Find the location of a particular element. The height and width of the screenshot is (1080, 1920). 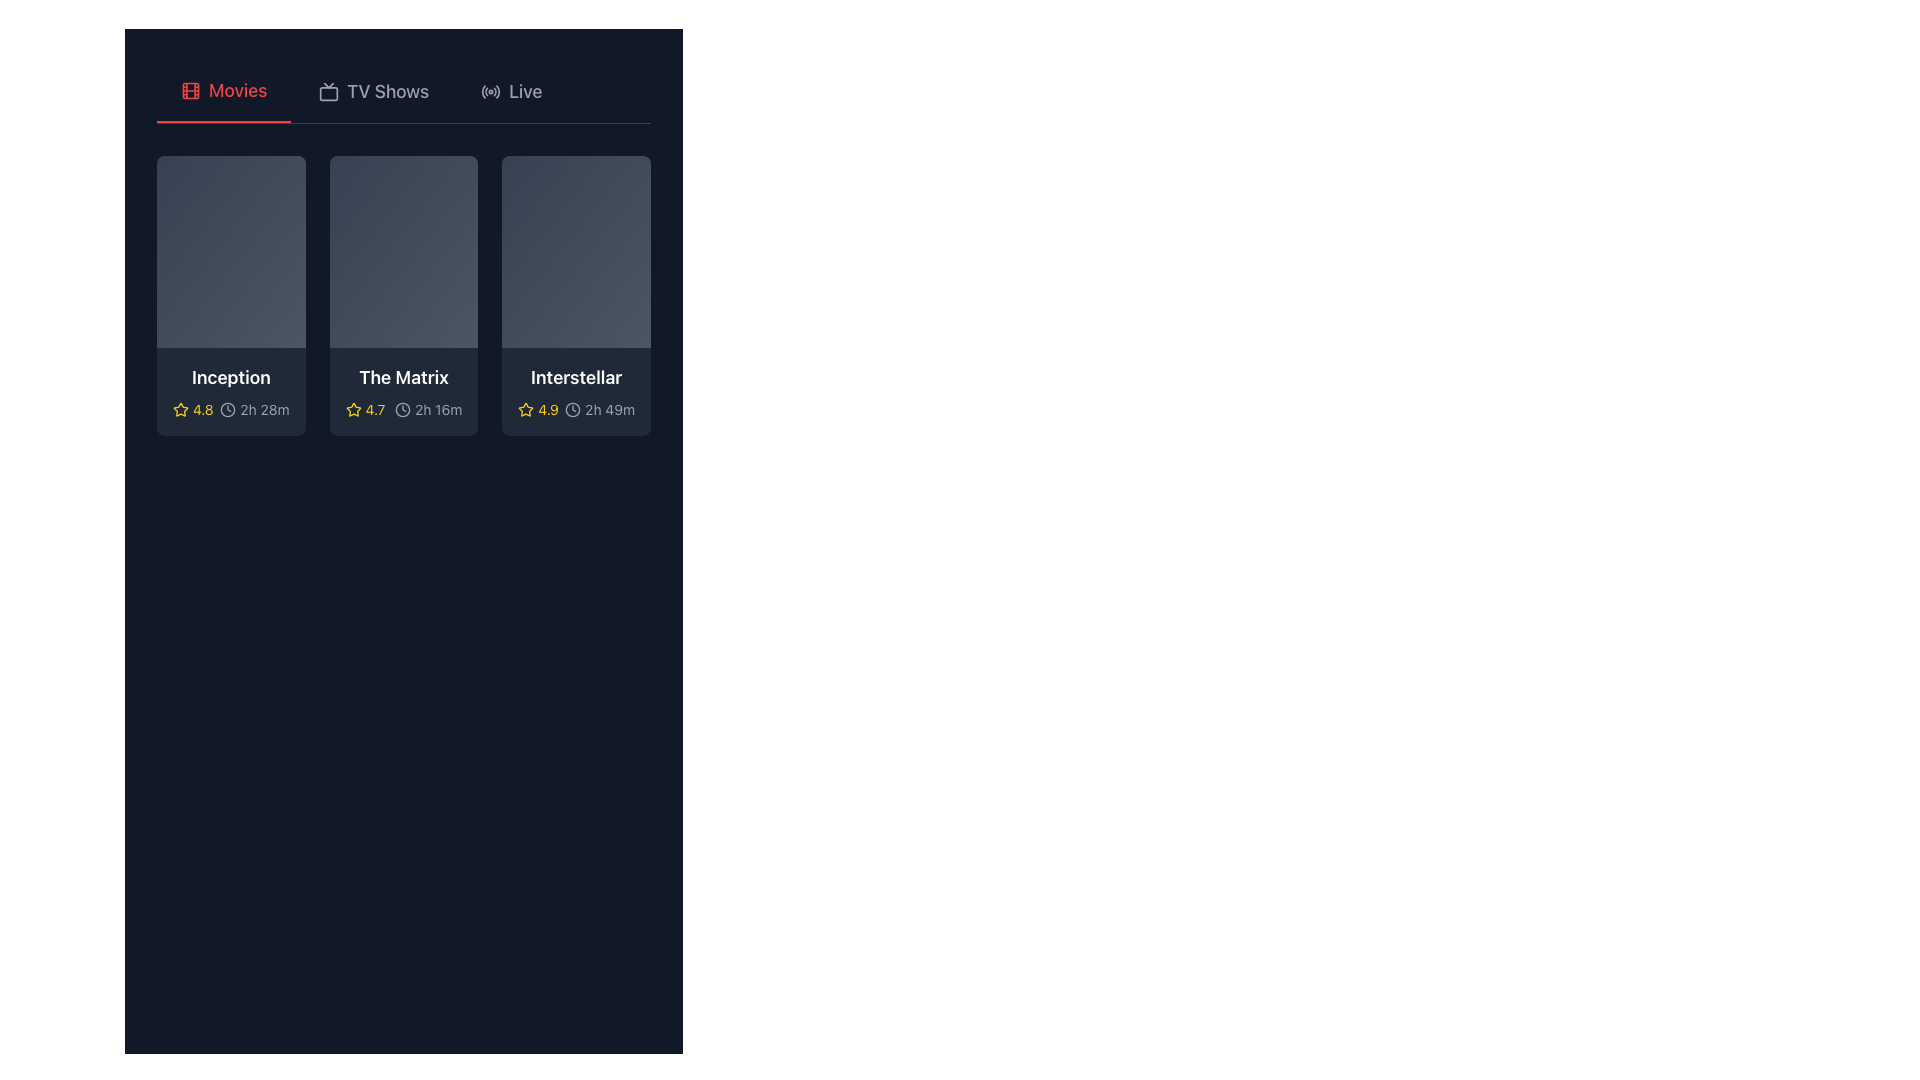

the text label indicating the duration of the movie 'Inception', which is positioned below the title and to the right of a star-shaped rating icon is located at coordinates (263, 408).